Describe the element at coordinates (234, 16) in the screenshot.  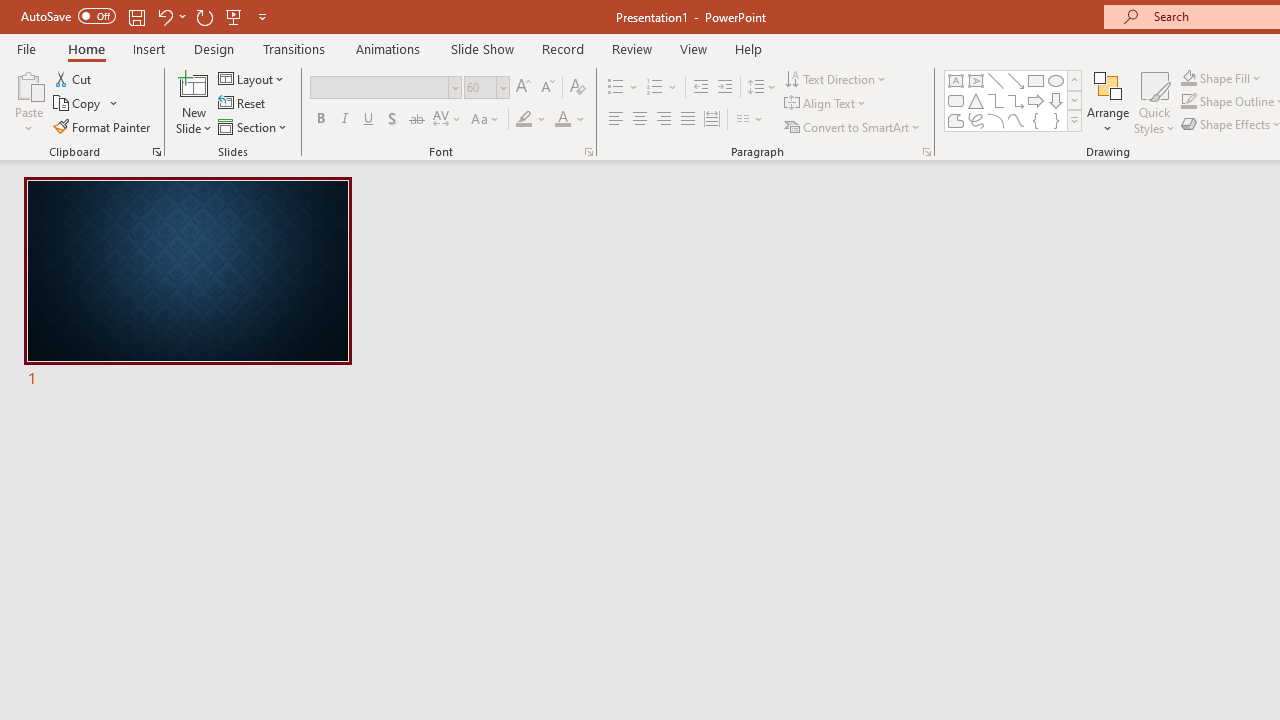
I see `'From Beginning'` at that location.